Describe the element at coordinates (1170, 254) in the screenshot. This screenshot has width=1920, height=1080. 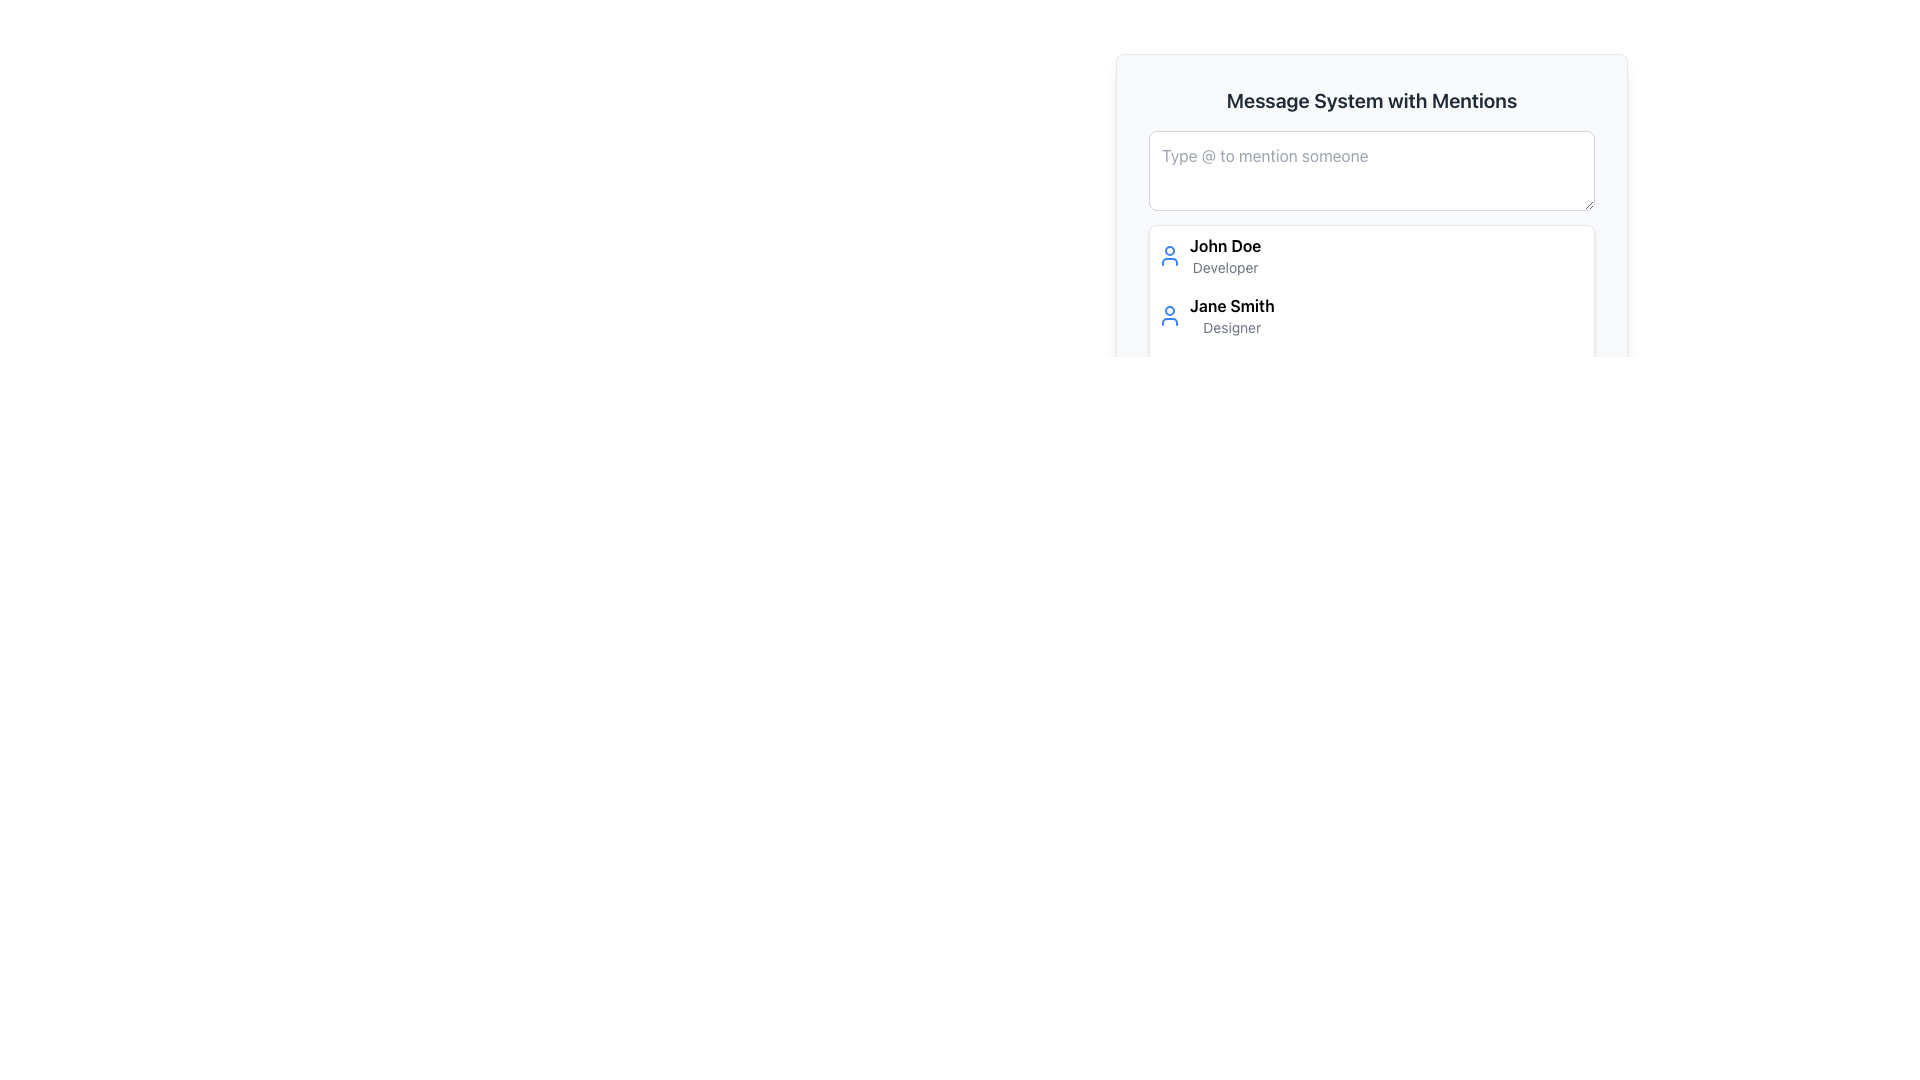
I see `the user profile icon associated with the 'John Doe' entry in the 'Message System with Mentions' interface, located at the left side of the 'John Doe Developer' entry` at that location.